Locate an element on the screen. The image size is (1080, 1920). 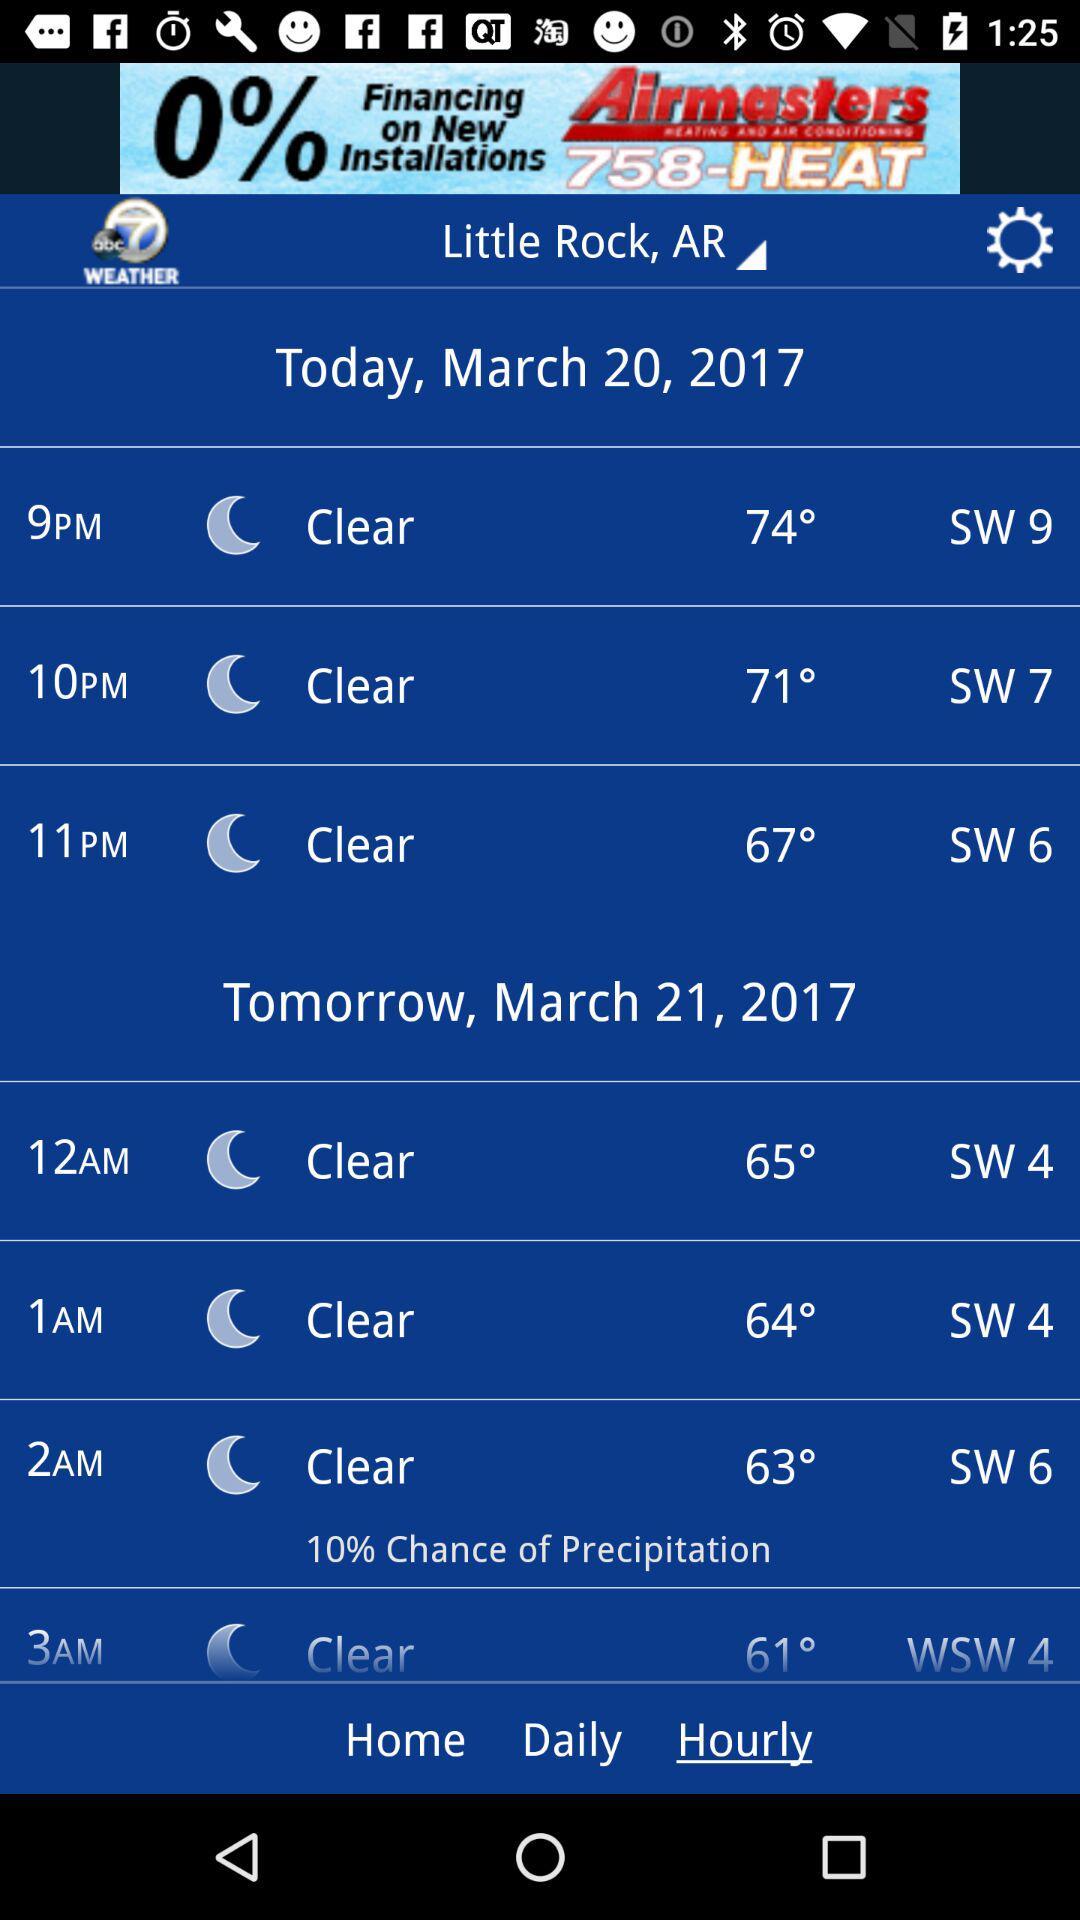
the little rock, ar item is located at coordinates (617, 240).